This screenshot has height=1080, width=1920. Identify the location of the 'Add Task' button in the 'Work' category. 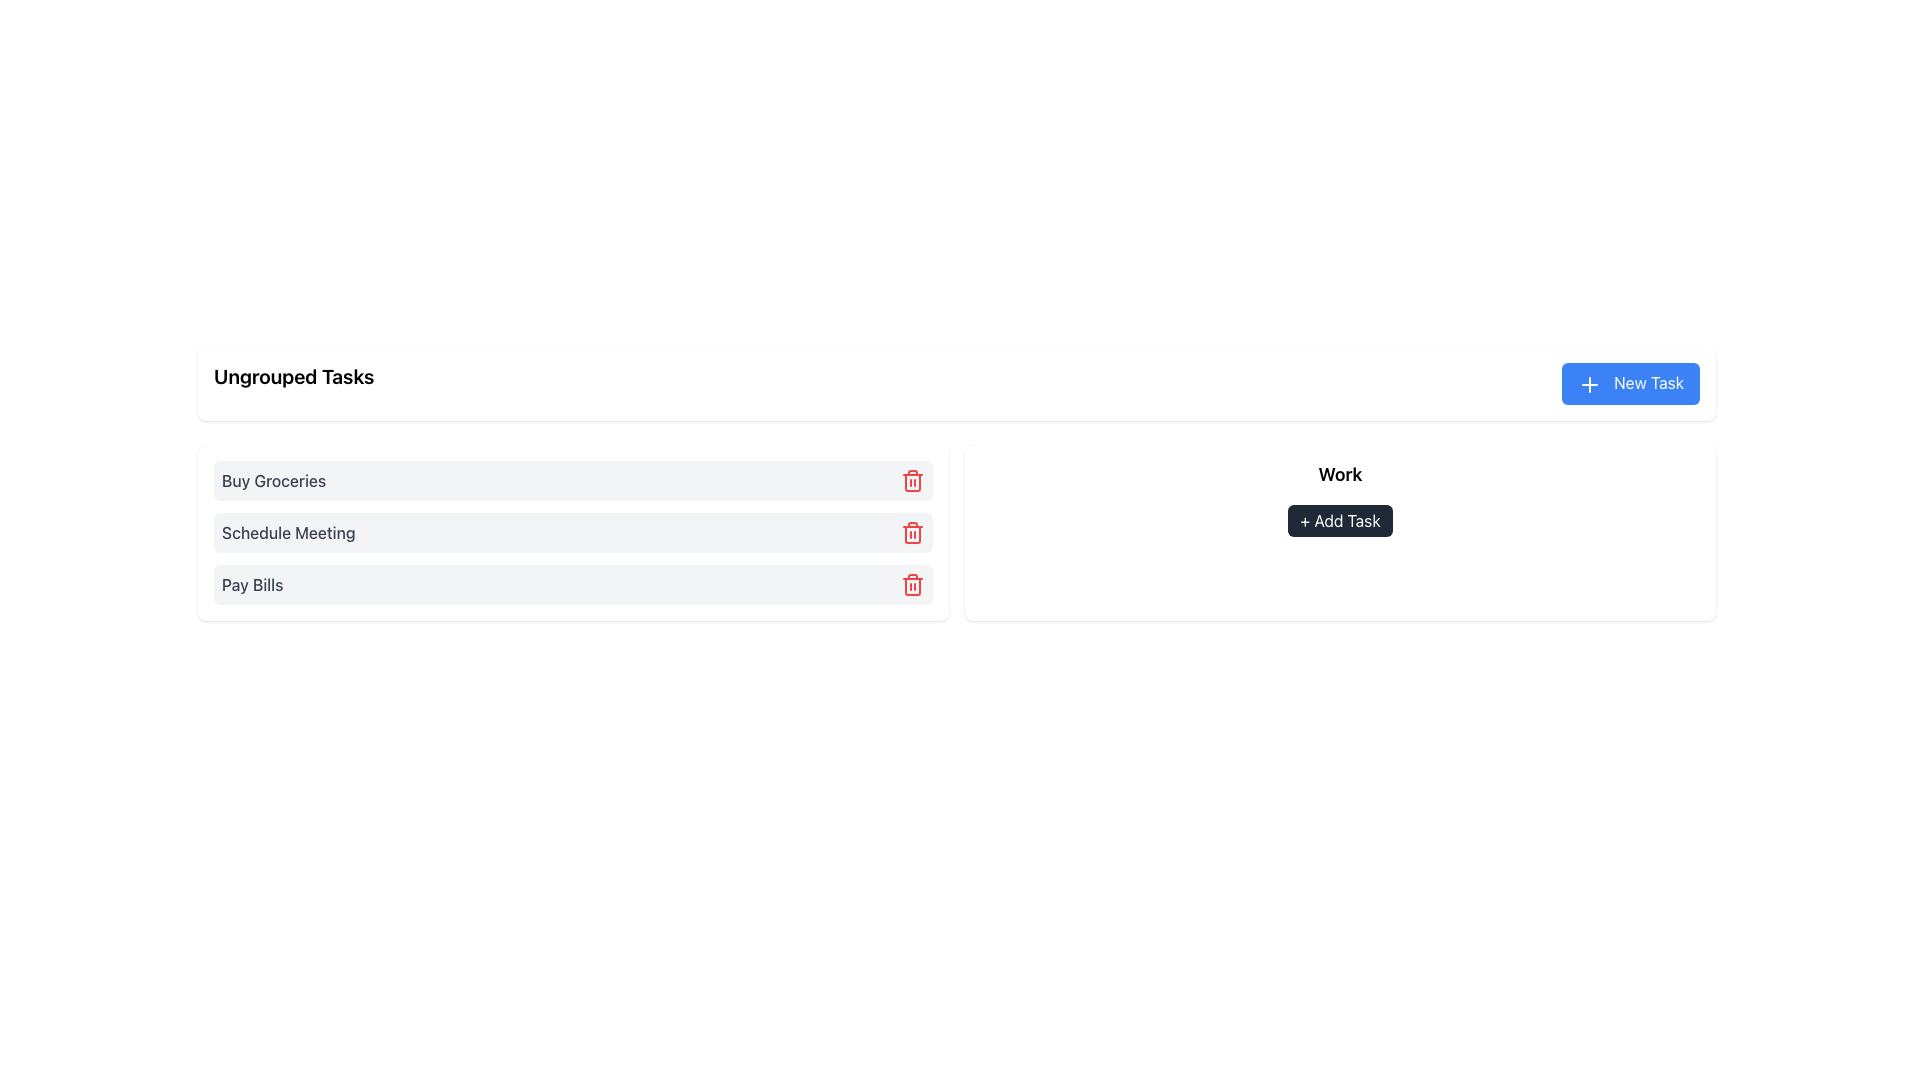
(1340, 519).